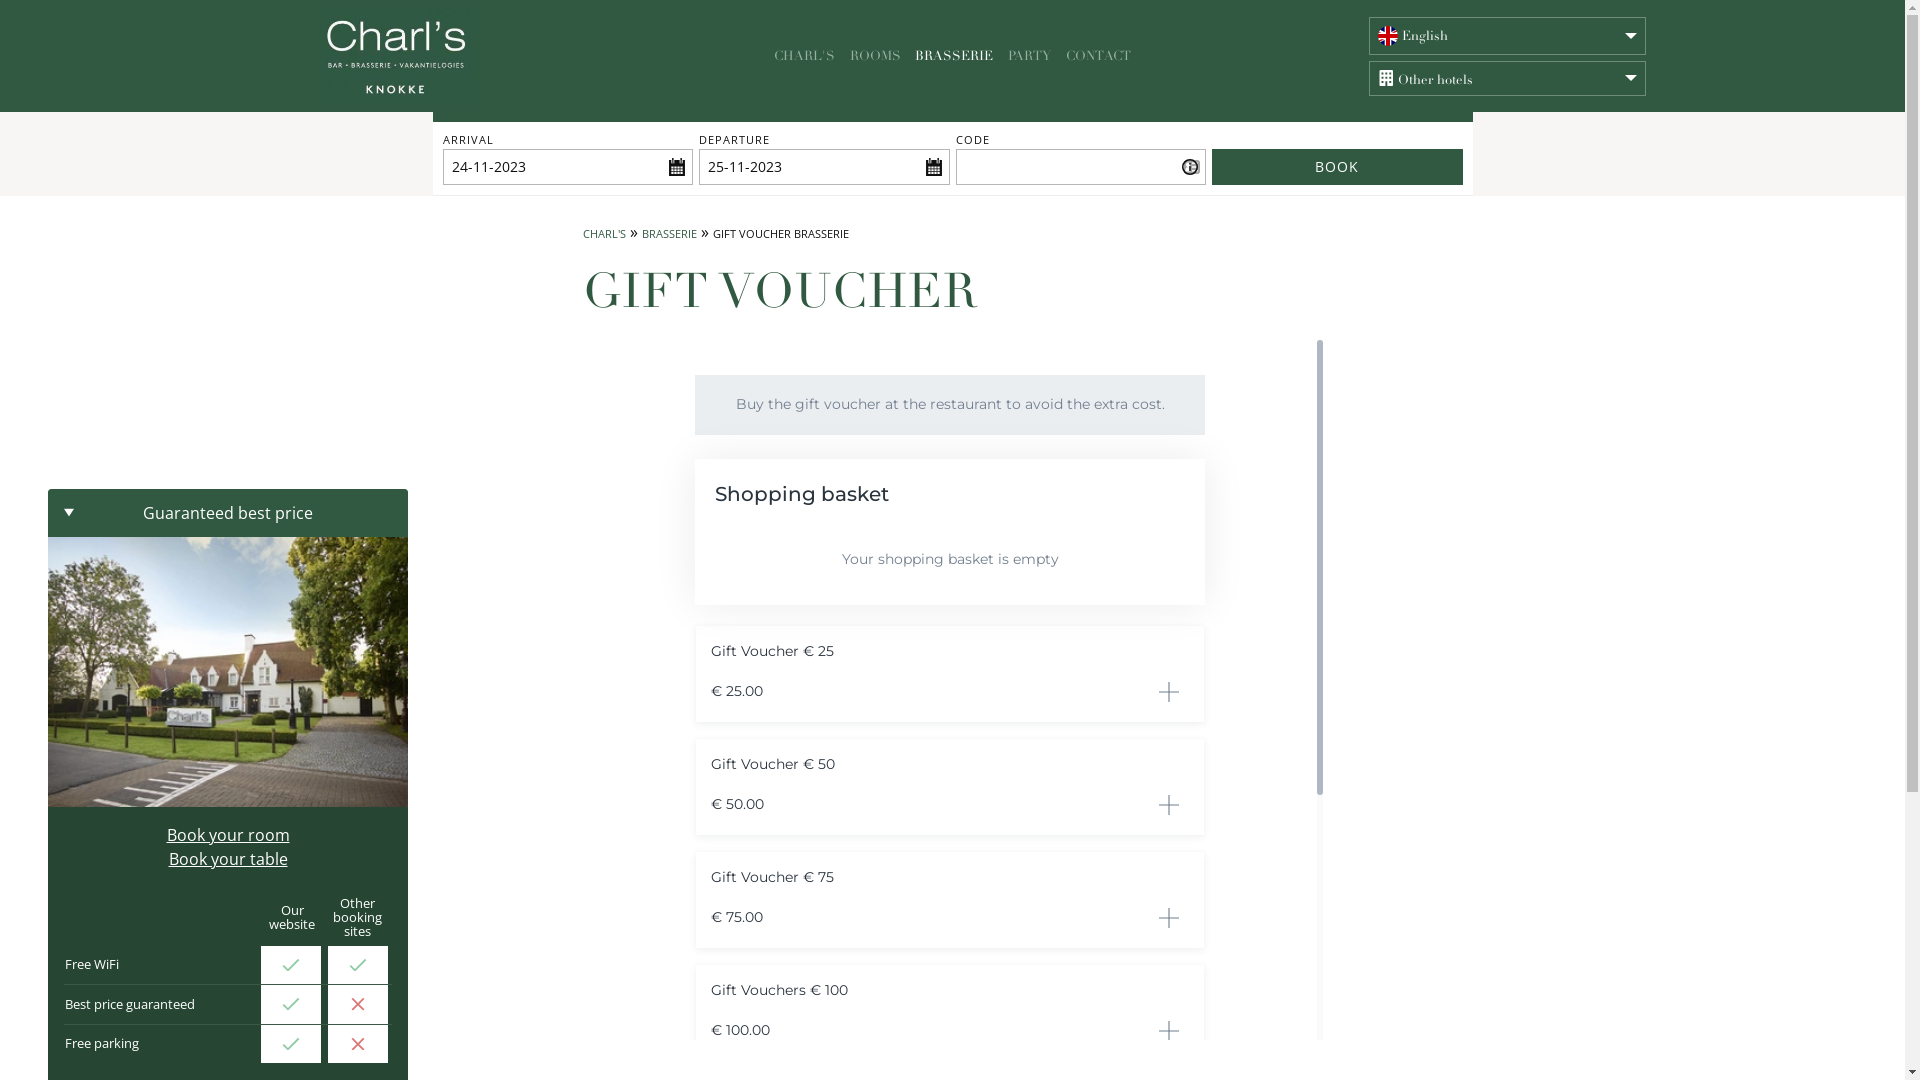 This screenshot has height=1080, width=1920. I want to click on 'ROOMS', so click(876, 55).